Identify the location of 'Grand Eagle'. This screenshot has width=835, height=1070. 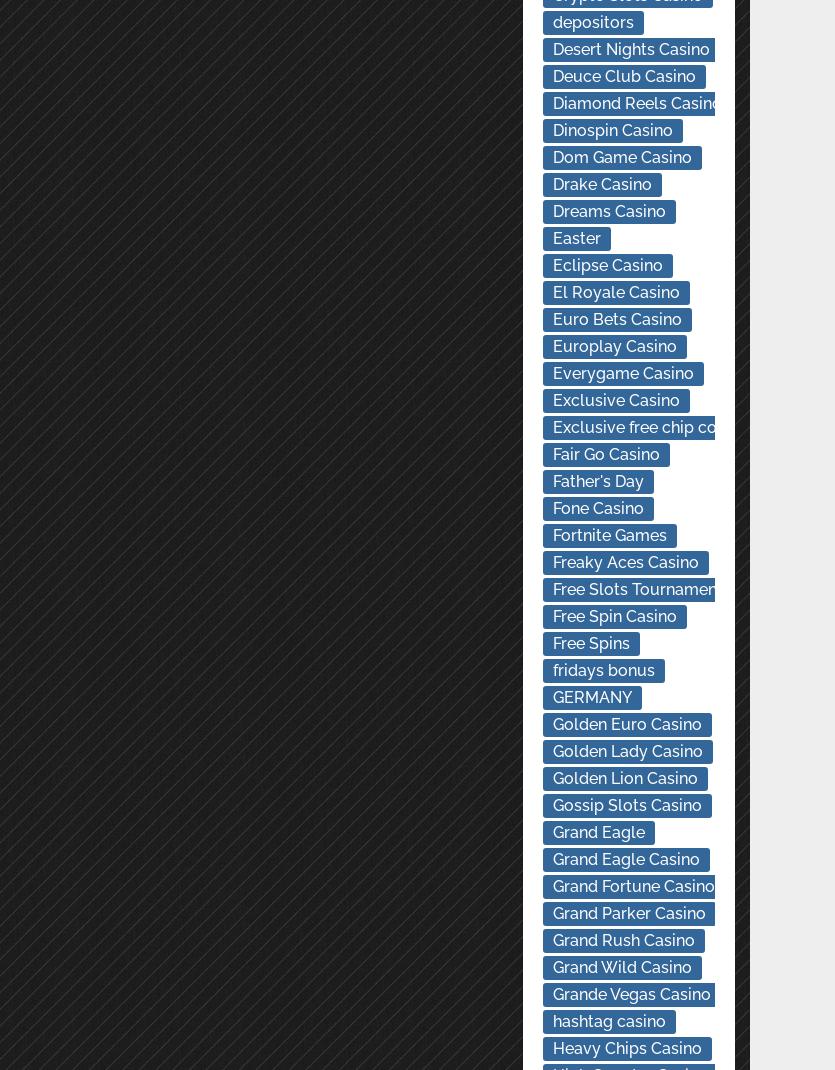
(552, 832).